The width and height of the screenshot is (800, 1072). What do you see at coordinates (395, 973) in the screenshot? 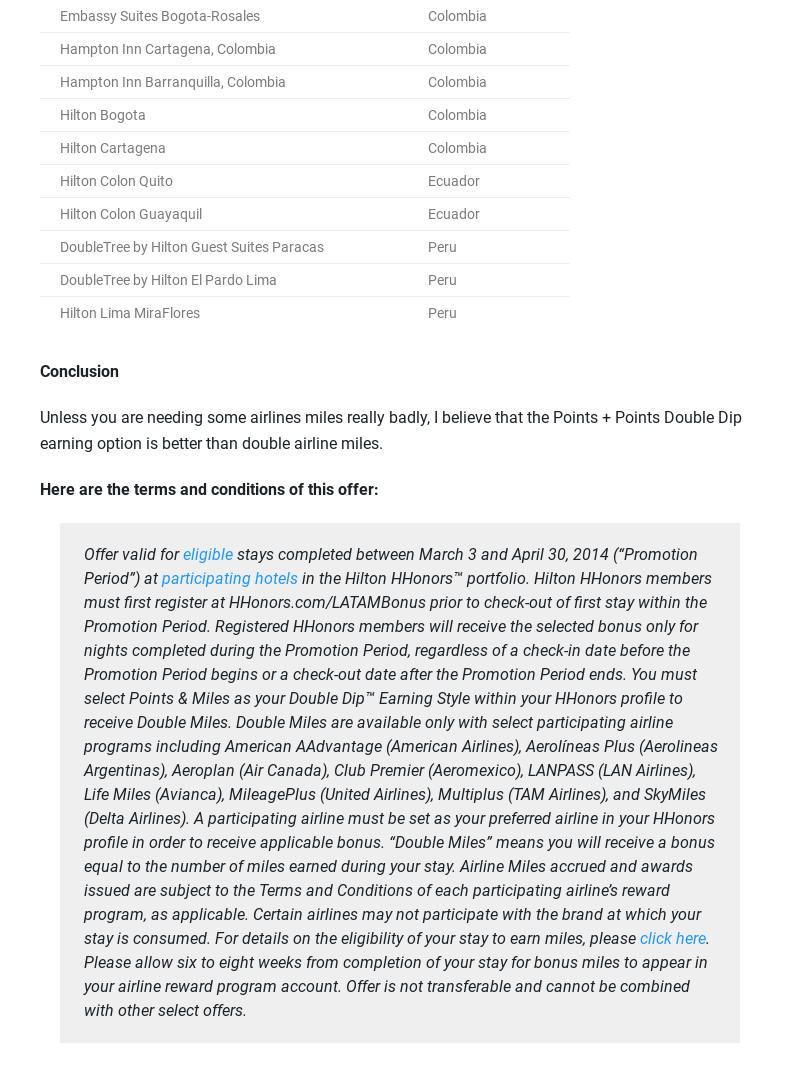
I see `'. Please allow six to eight weeks from completion of your stay for bonus miles to appear in your airline reward program account. Offer is not transferable and cannot be combined with other select offers.'` at bounding box center [395, 973].